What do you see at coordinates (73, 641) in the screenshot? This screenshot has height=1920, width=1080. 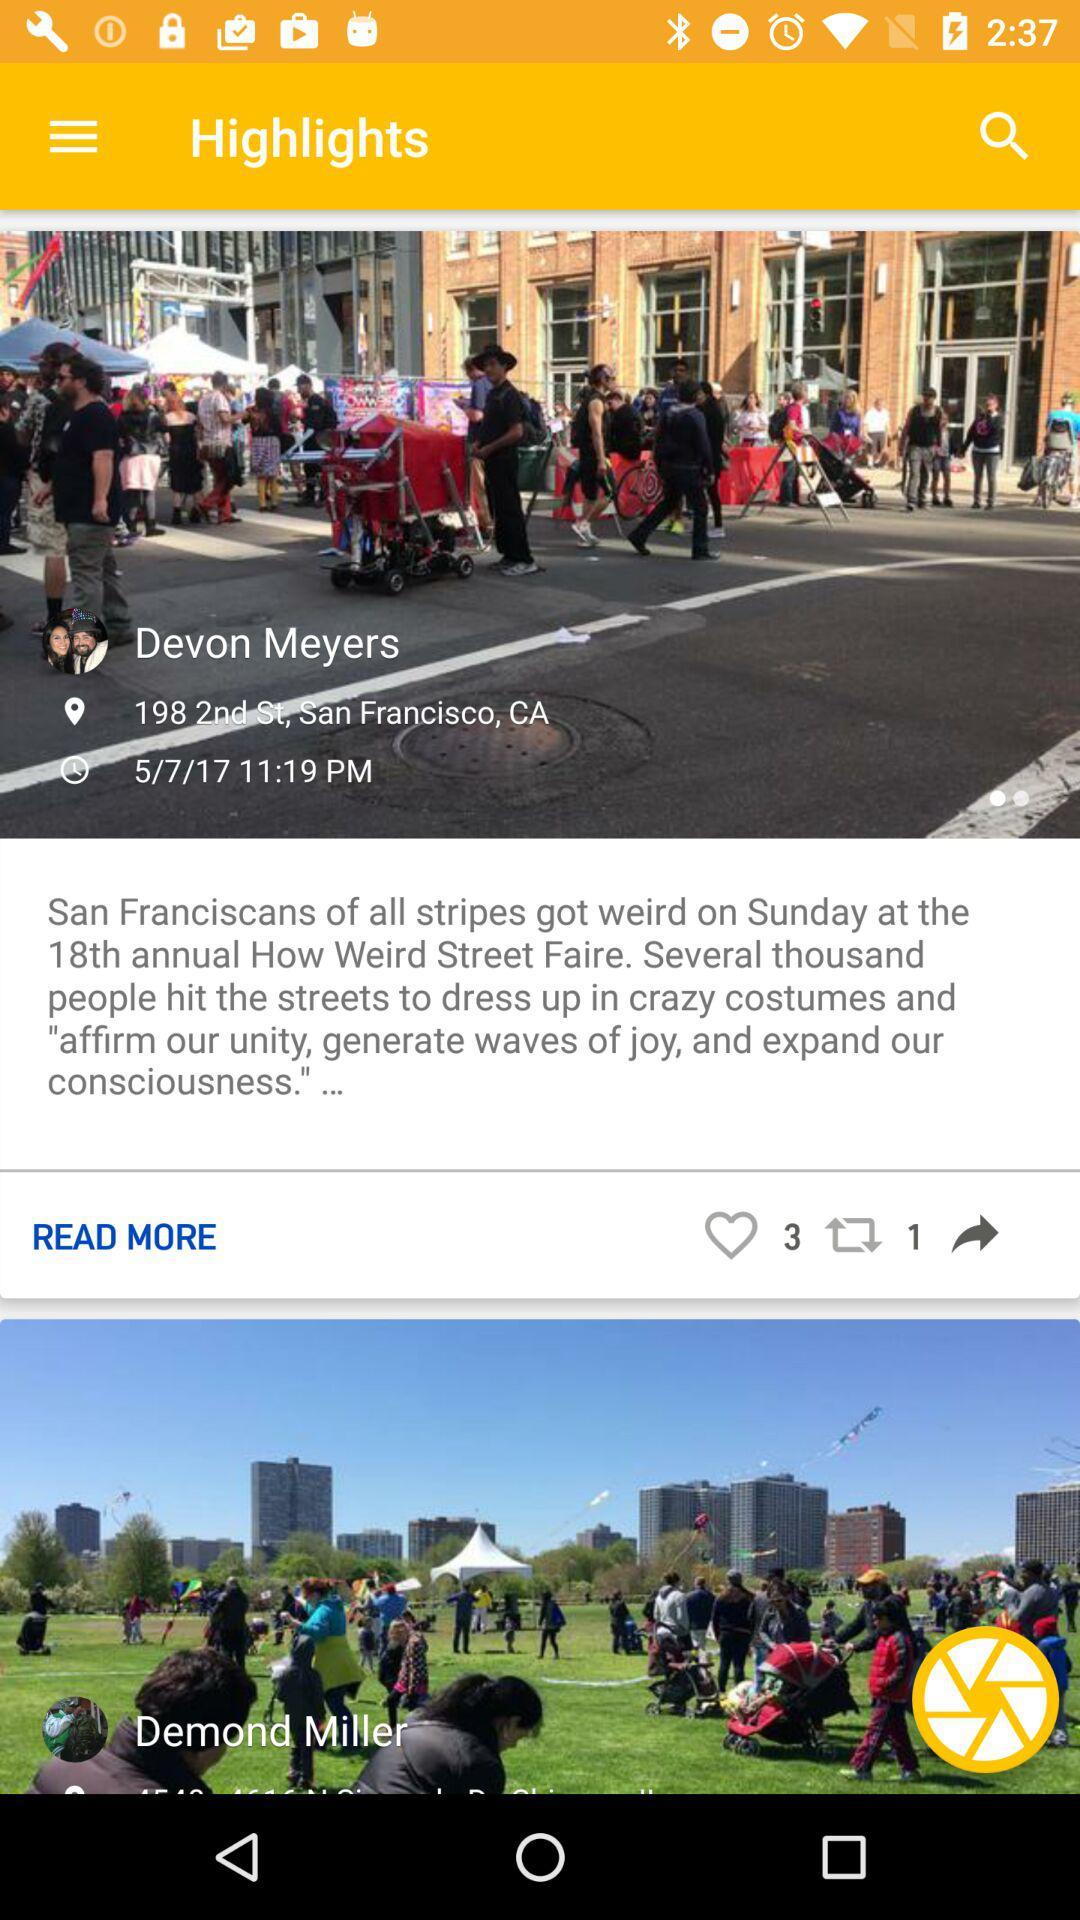 I see `a profile picture which is before devon meyers` at bounding box center [73, 641].